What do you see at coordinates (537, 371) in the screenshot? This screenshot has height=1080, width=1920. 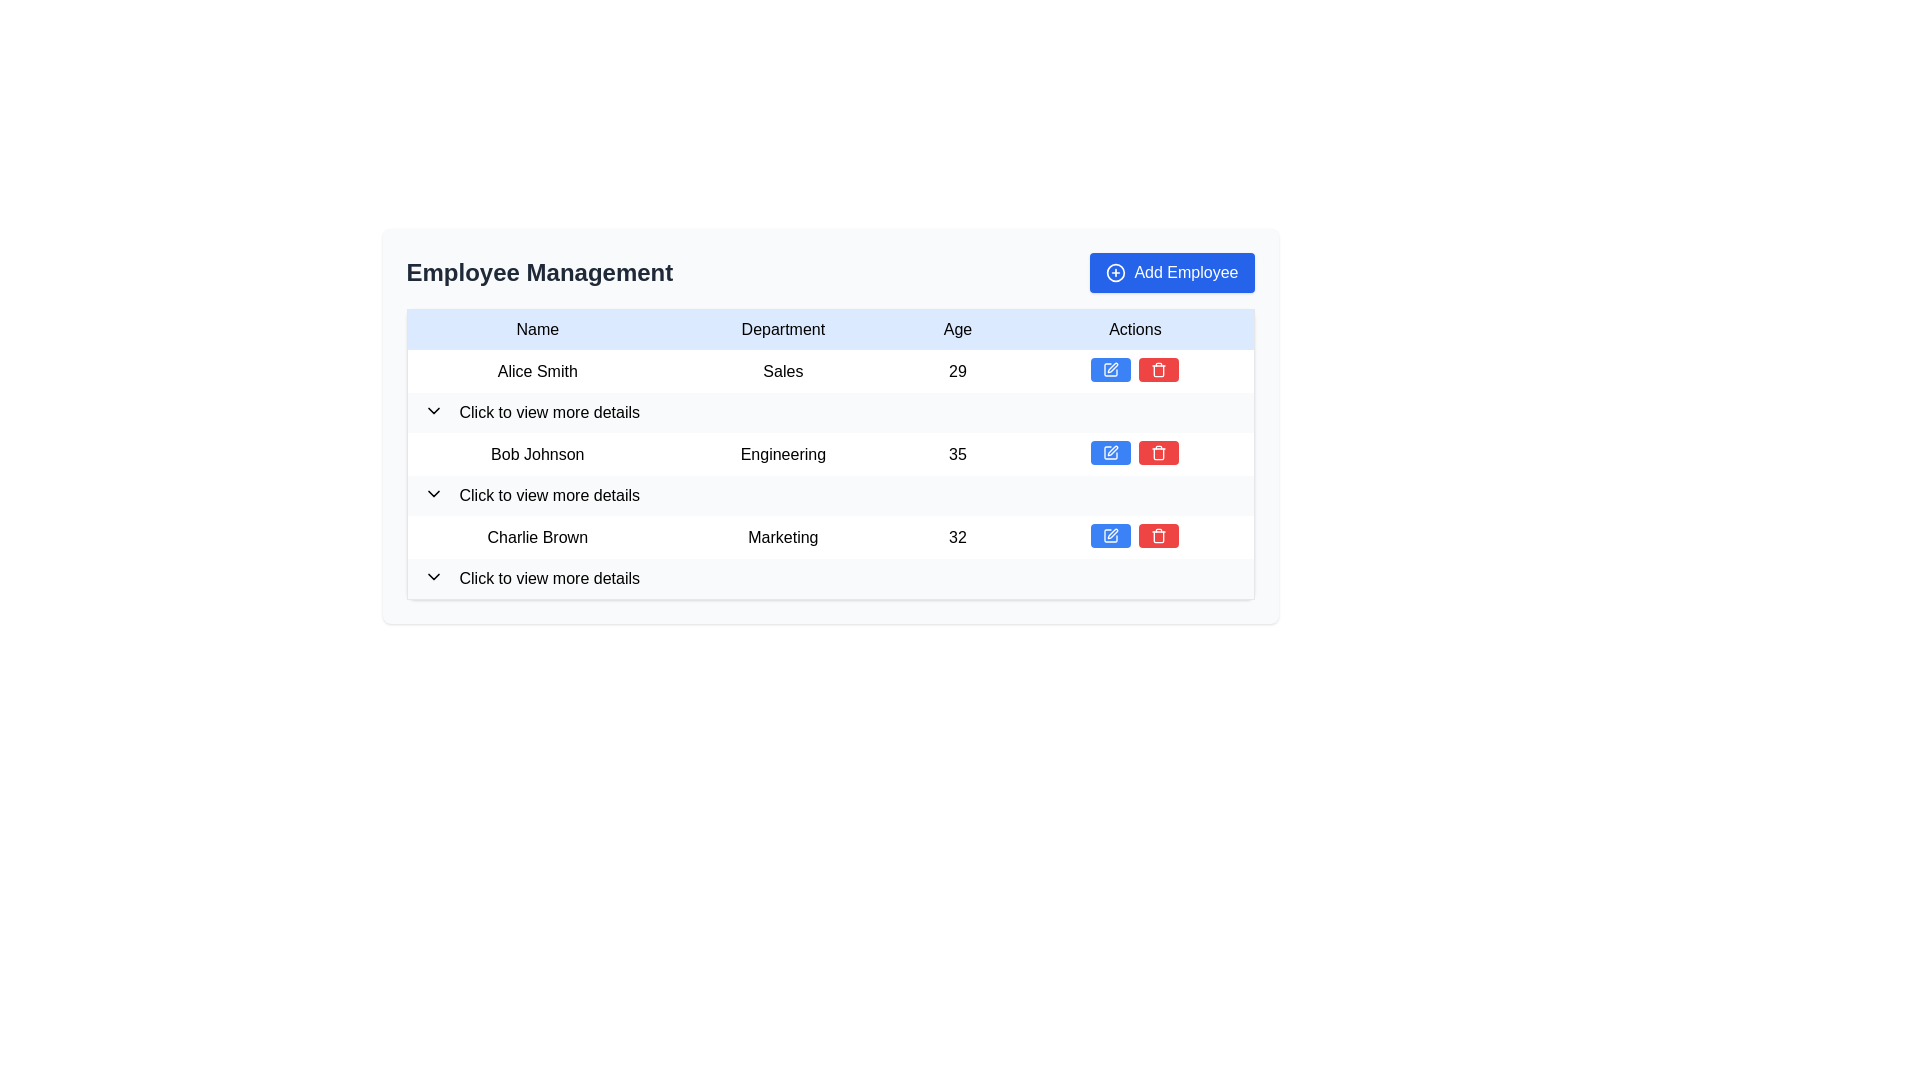 I see `the text label displaying 'Alice Smith' in the employee management table under the 'Name' column` at bounding box center [537, 371].